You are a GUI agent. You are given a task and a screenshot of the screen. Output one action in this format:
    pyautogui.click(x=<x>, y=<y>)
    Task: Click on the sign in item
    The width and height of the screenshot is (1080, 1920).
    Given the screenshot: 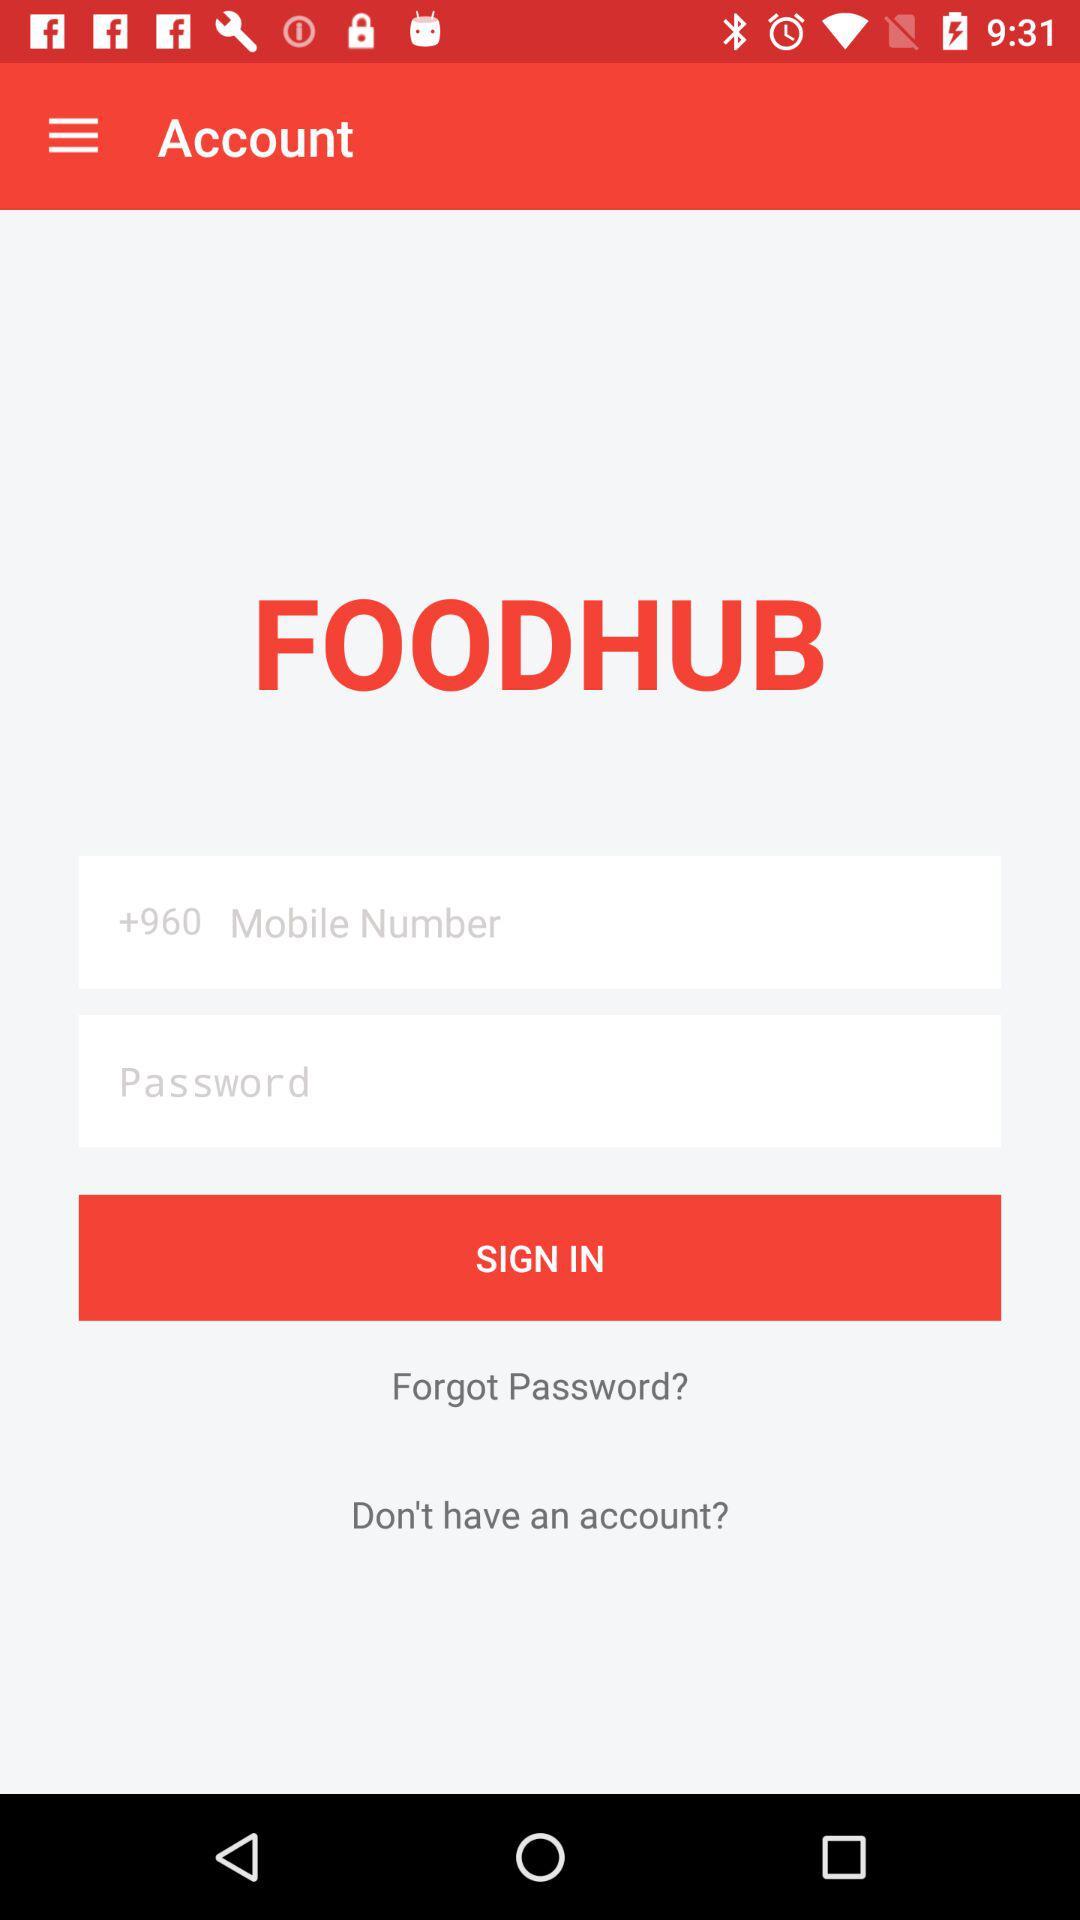 What is the action you would take?
    pyautogui.click(x=540, y=1256)
    